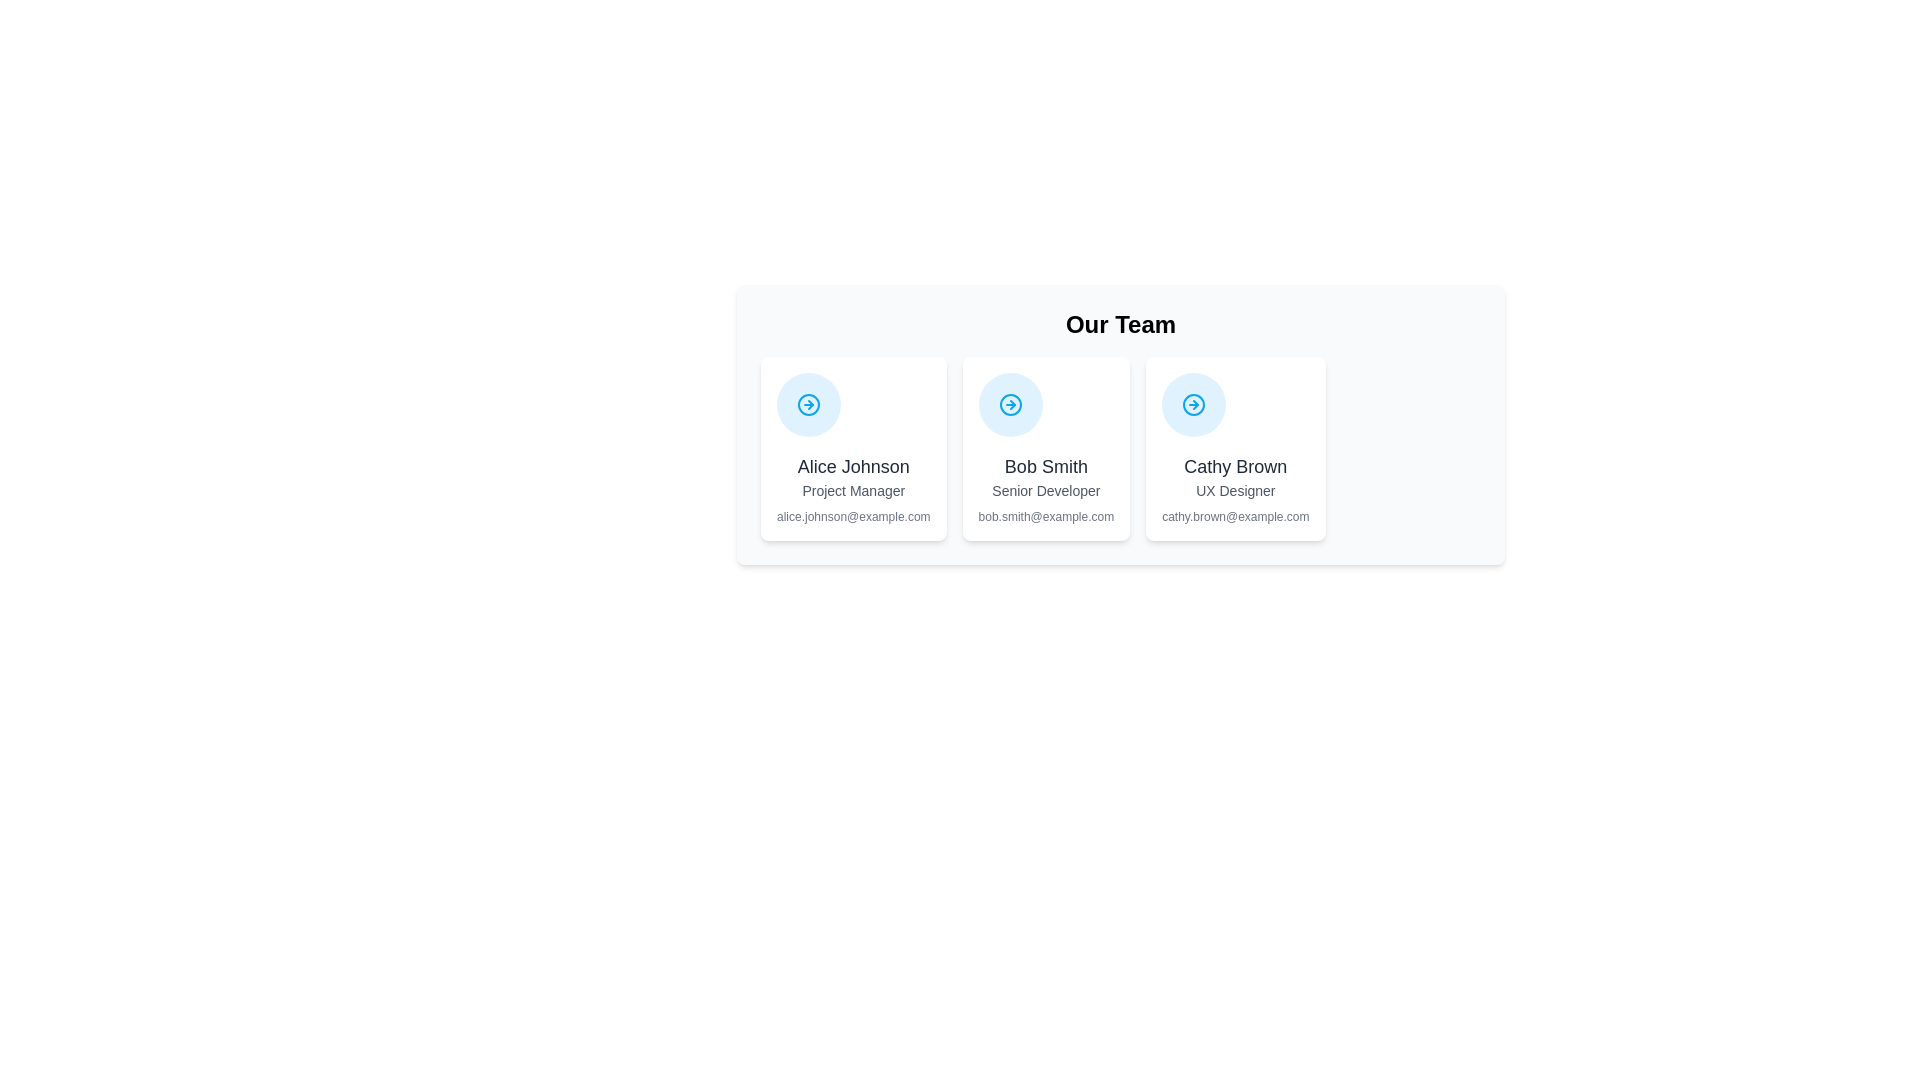 This screenshot has height=1080, width=1920. Describe the element at coordinates (1194, 405) in the screenshot. I see `the SVG Circle Element outlined in blue` at that location.